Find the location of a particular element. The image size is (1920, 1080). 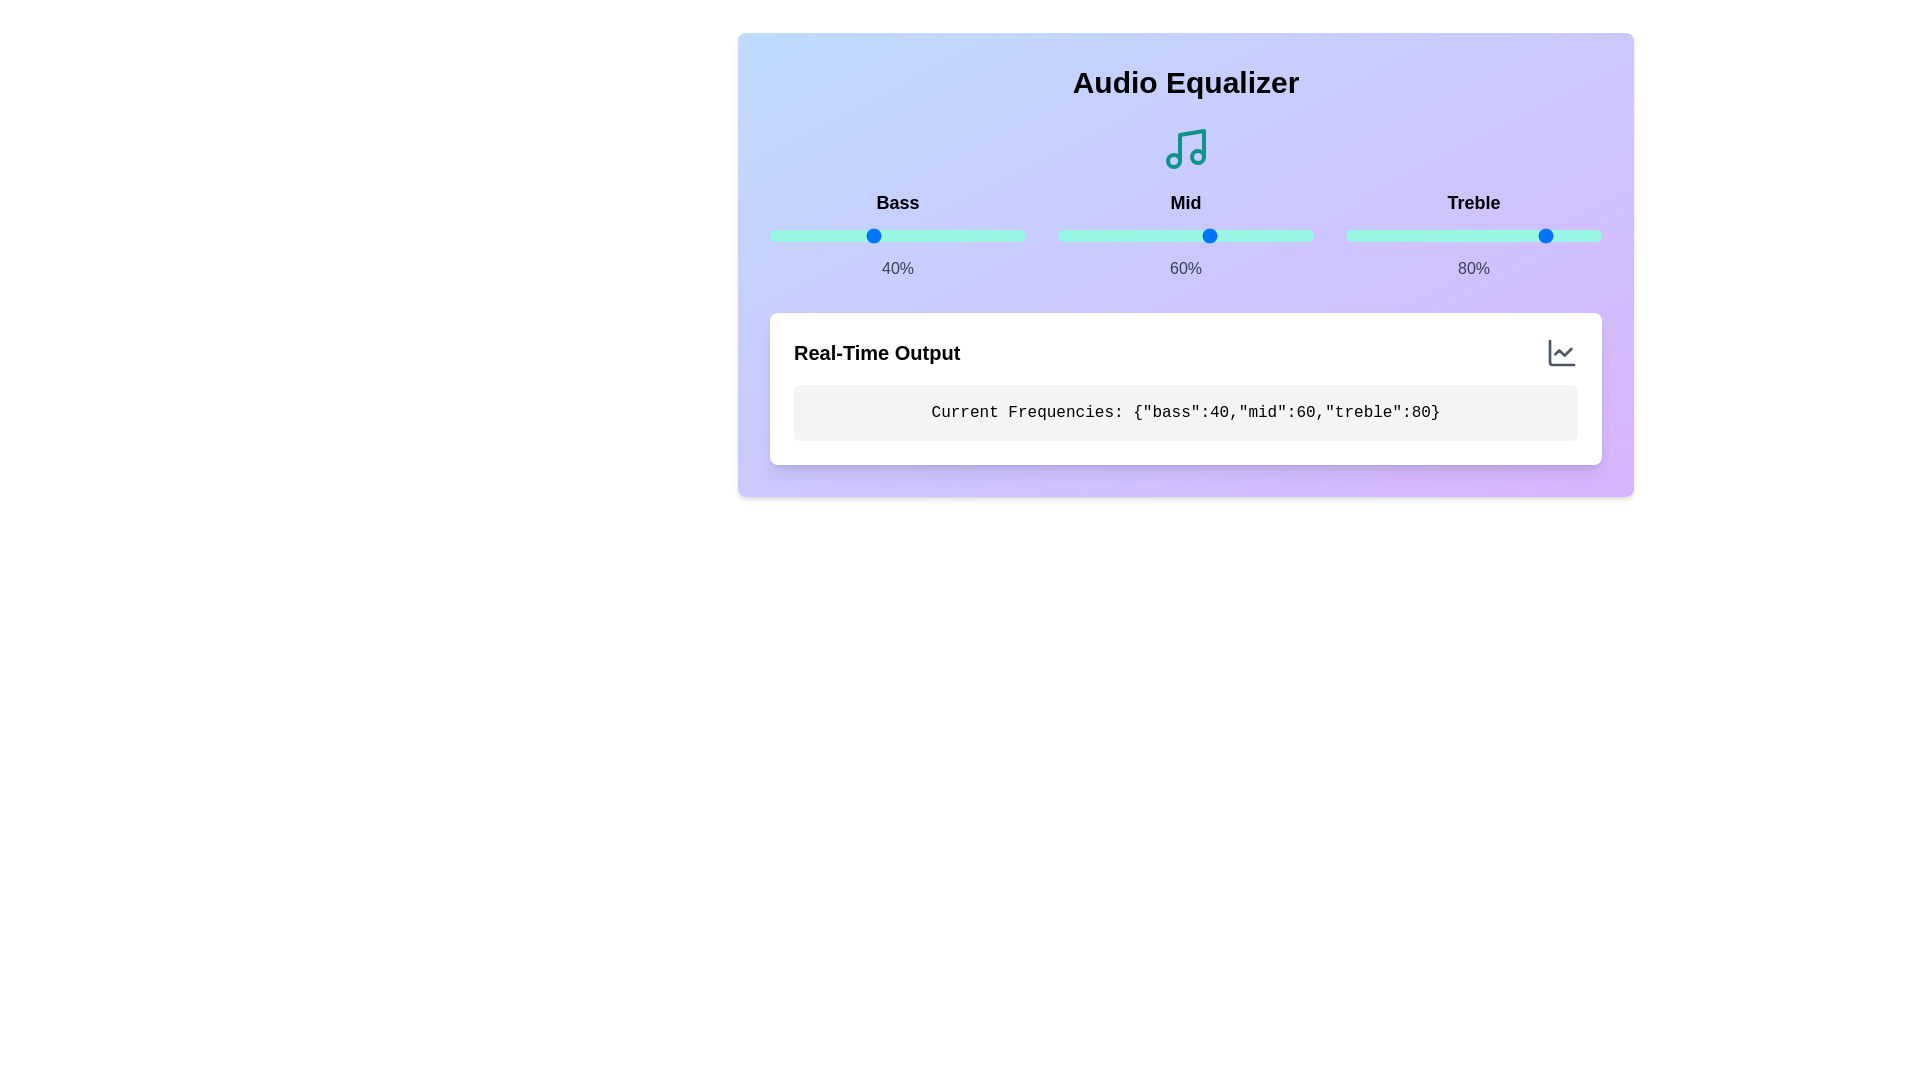

the 'Treble' slider is located at coordinates (1497, 234).